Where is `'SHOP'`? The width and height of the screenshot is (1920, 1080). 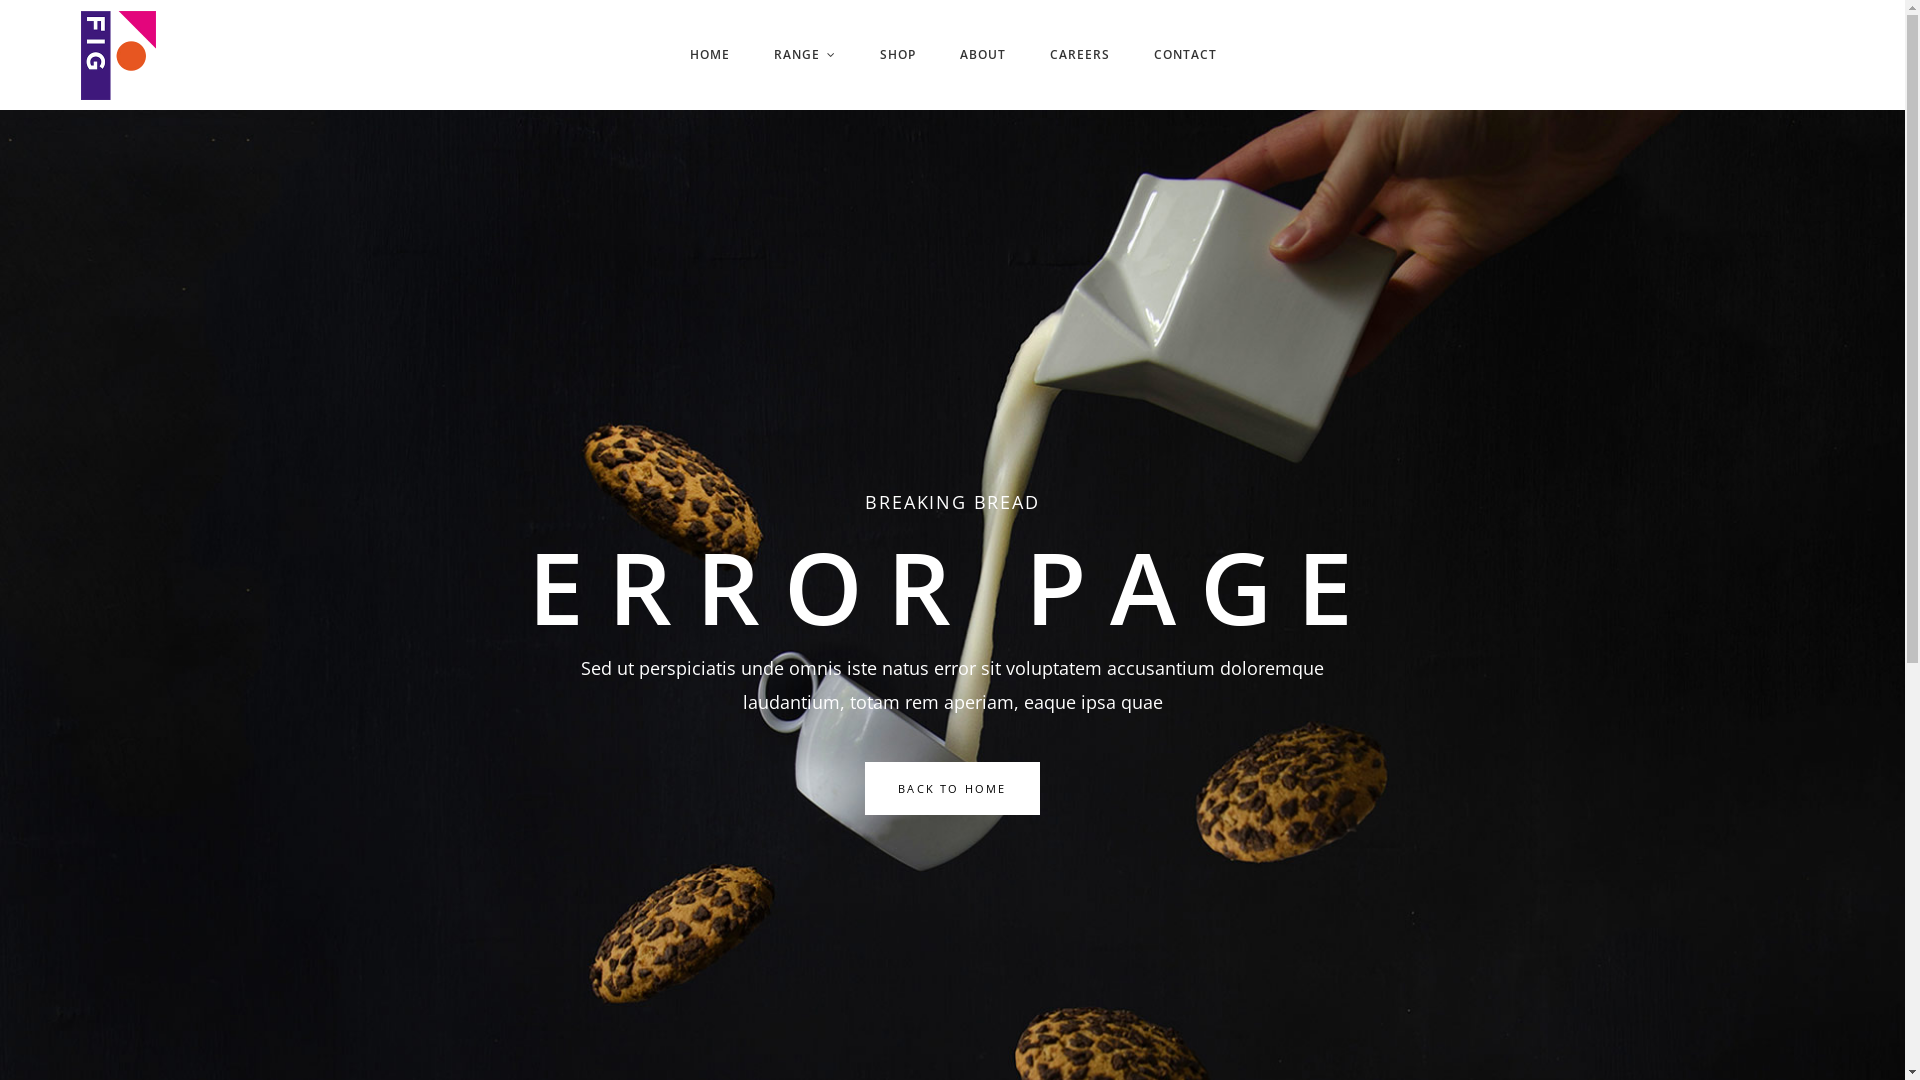 'SHOP' is located at coordinates (896, 53).